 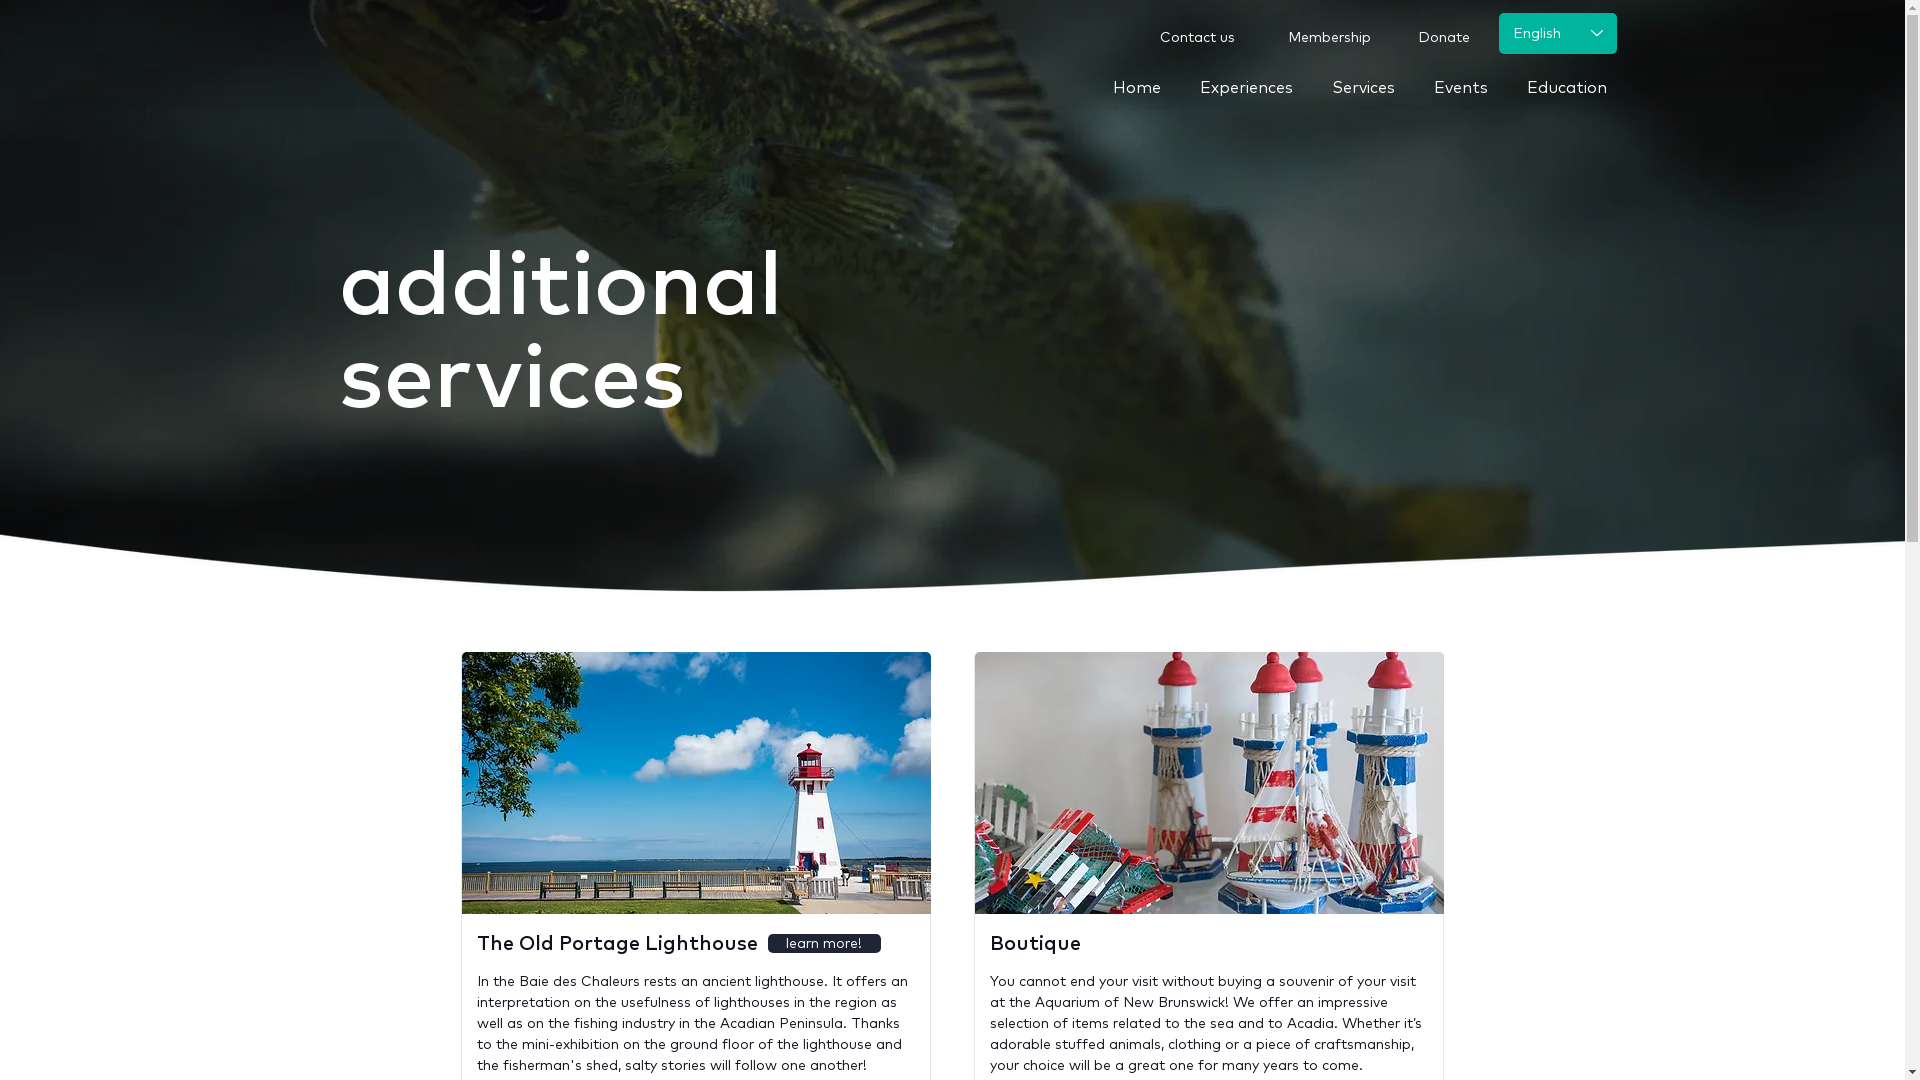 What do you see at coordinates (1373, 77) in the screenshot?
I see `'Services'` at bounding box center [1373, 77].